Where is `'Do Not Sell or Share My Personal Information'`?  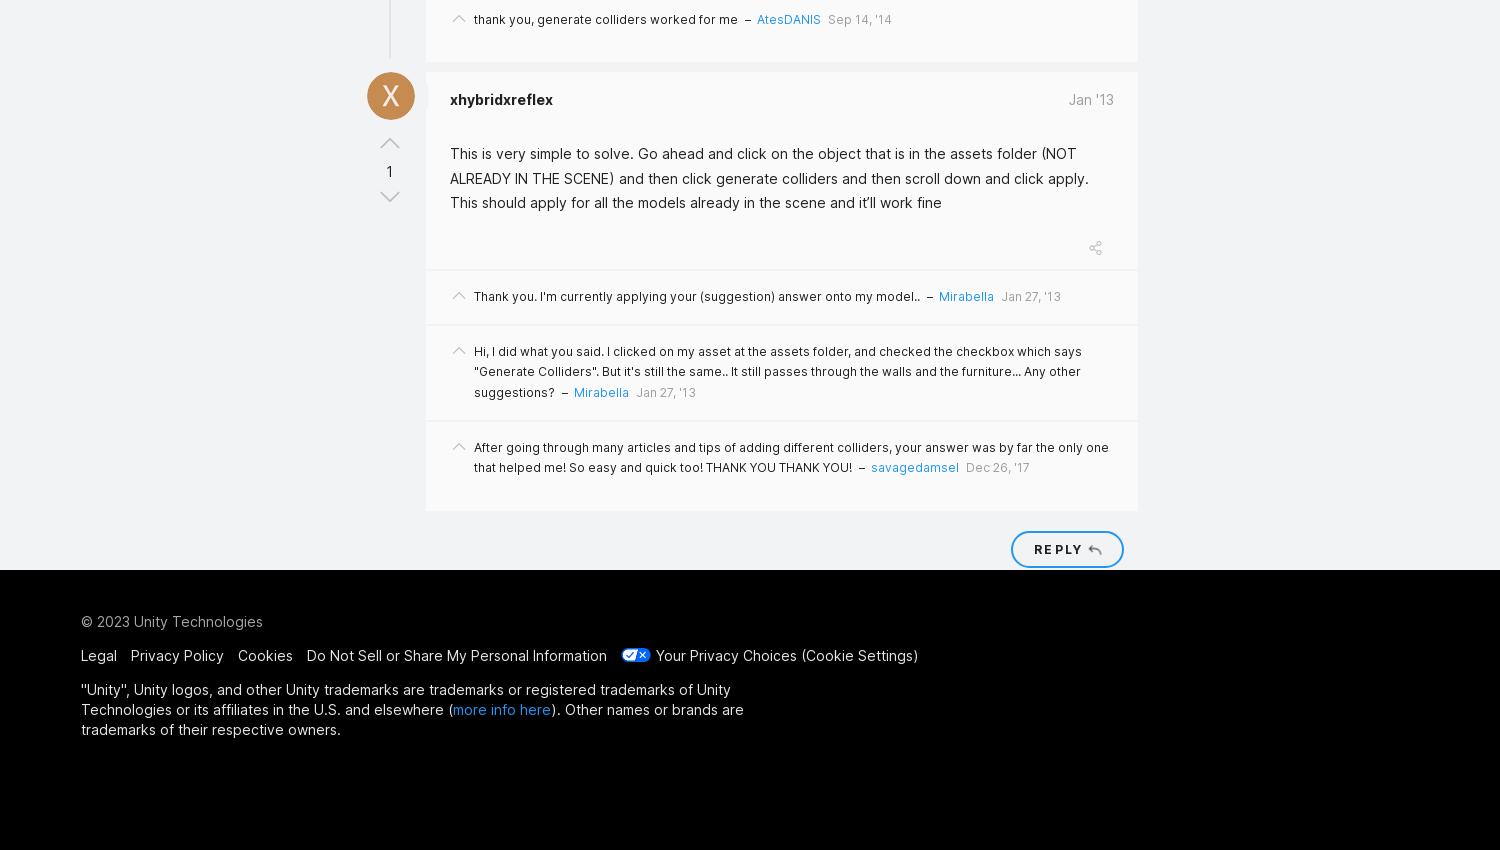 'Do Not Sell or Share My Personal Information' is located at coordinates (456, 654).